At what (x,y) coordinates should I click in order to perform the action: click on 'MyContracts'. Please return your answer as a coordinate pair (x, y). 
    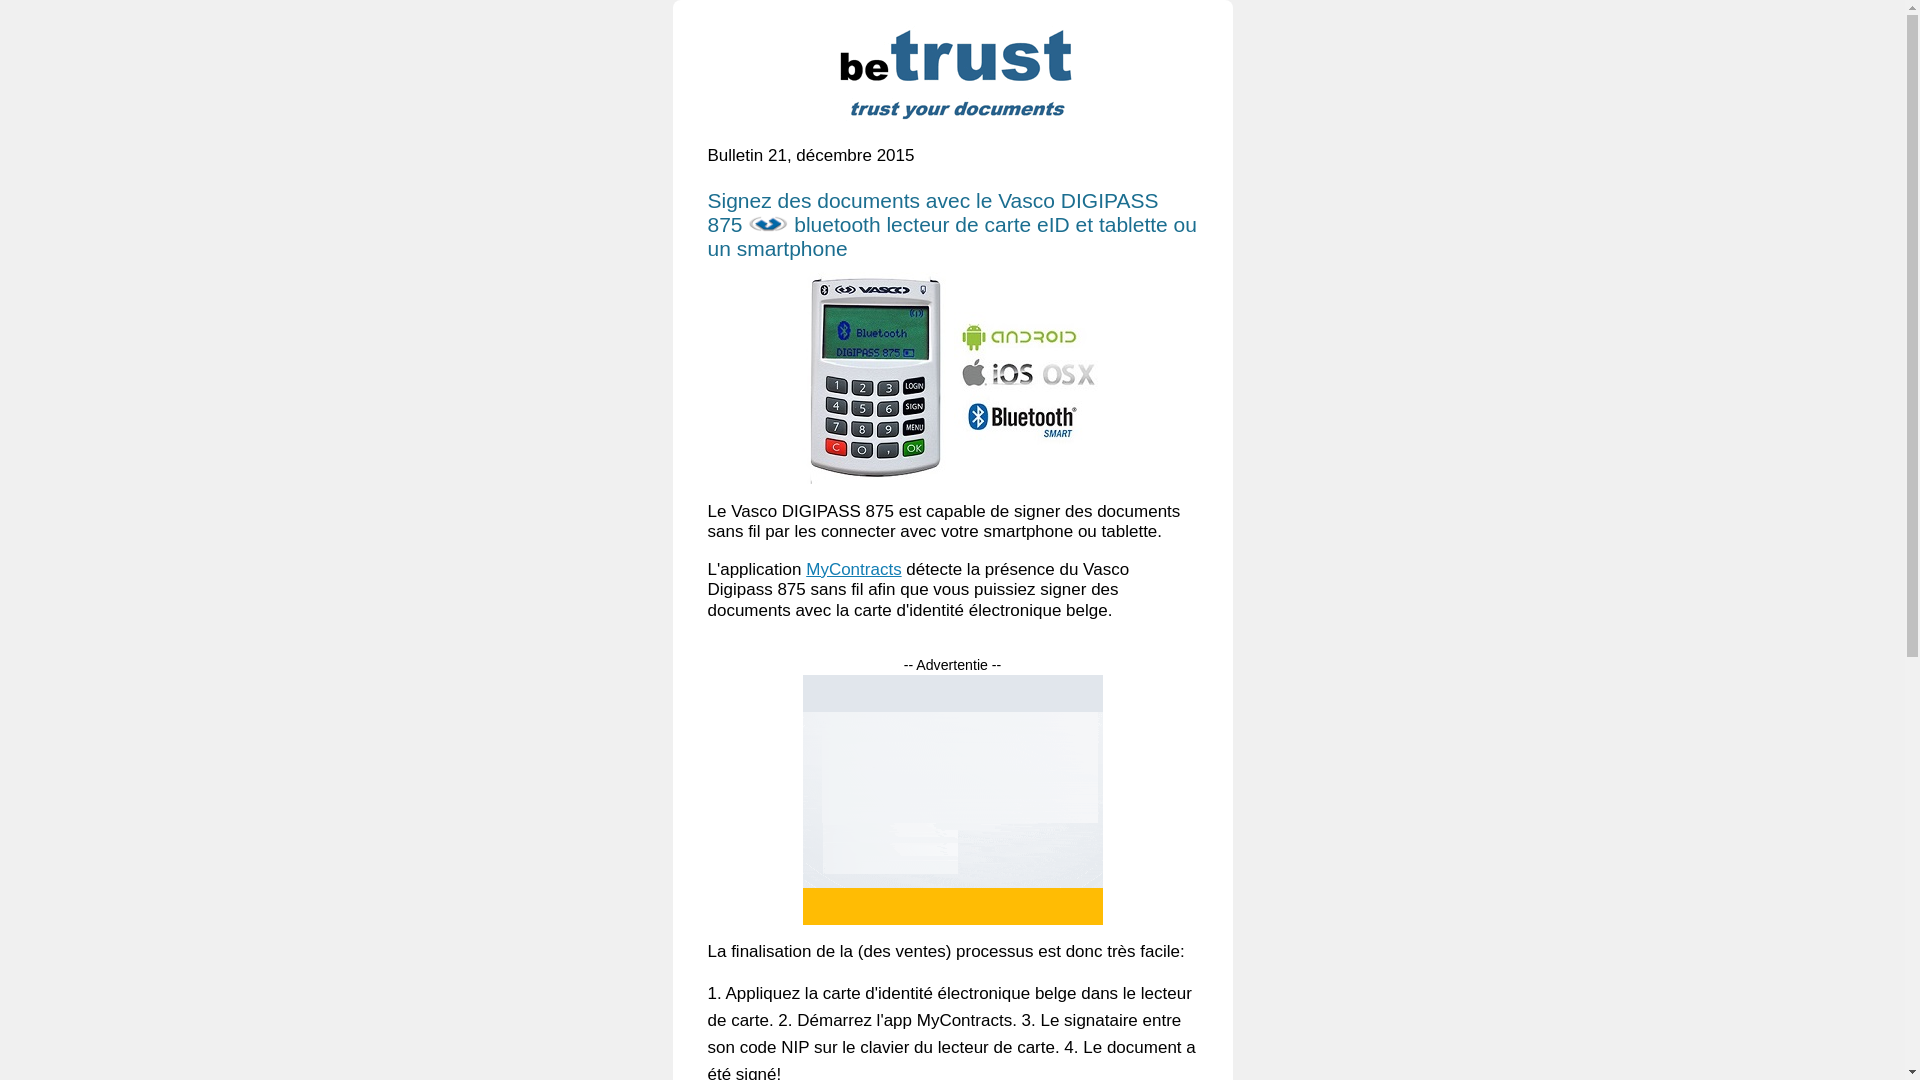
    Looking at the image, I should click on (853, 569).